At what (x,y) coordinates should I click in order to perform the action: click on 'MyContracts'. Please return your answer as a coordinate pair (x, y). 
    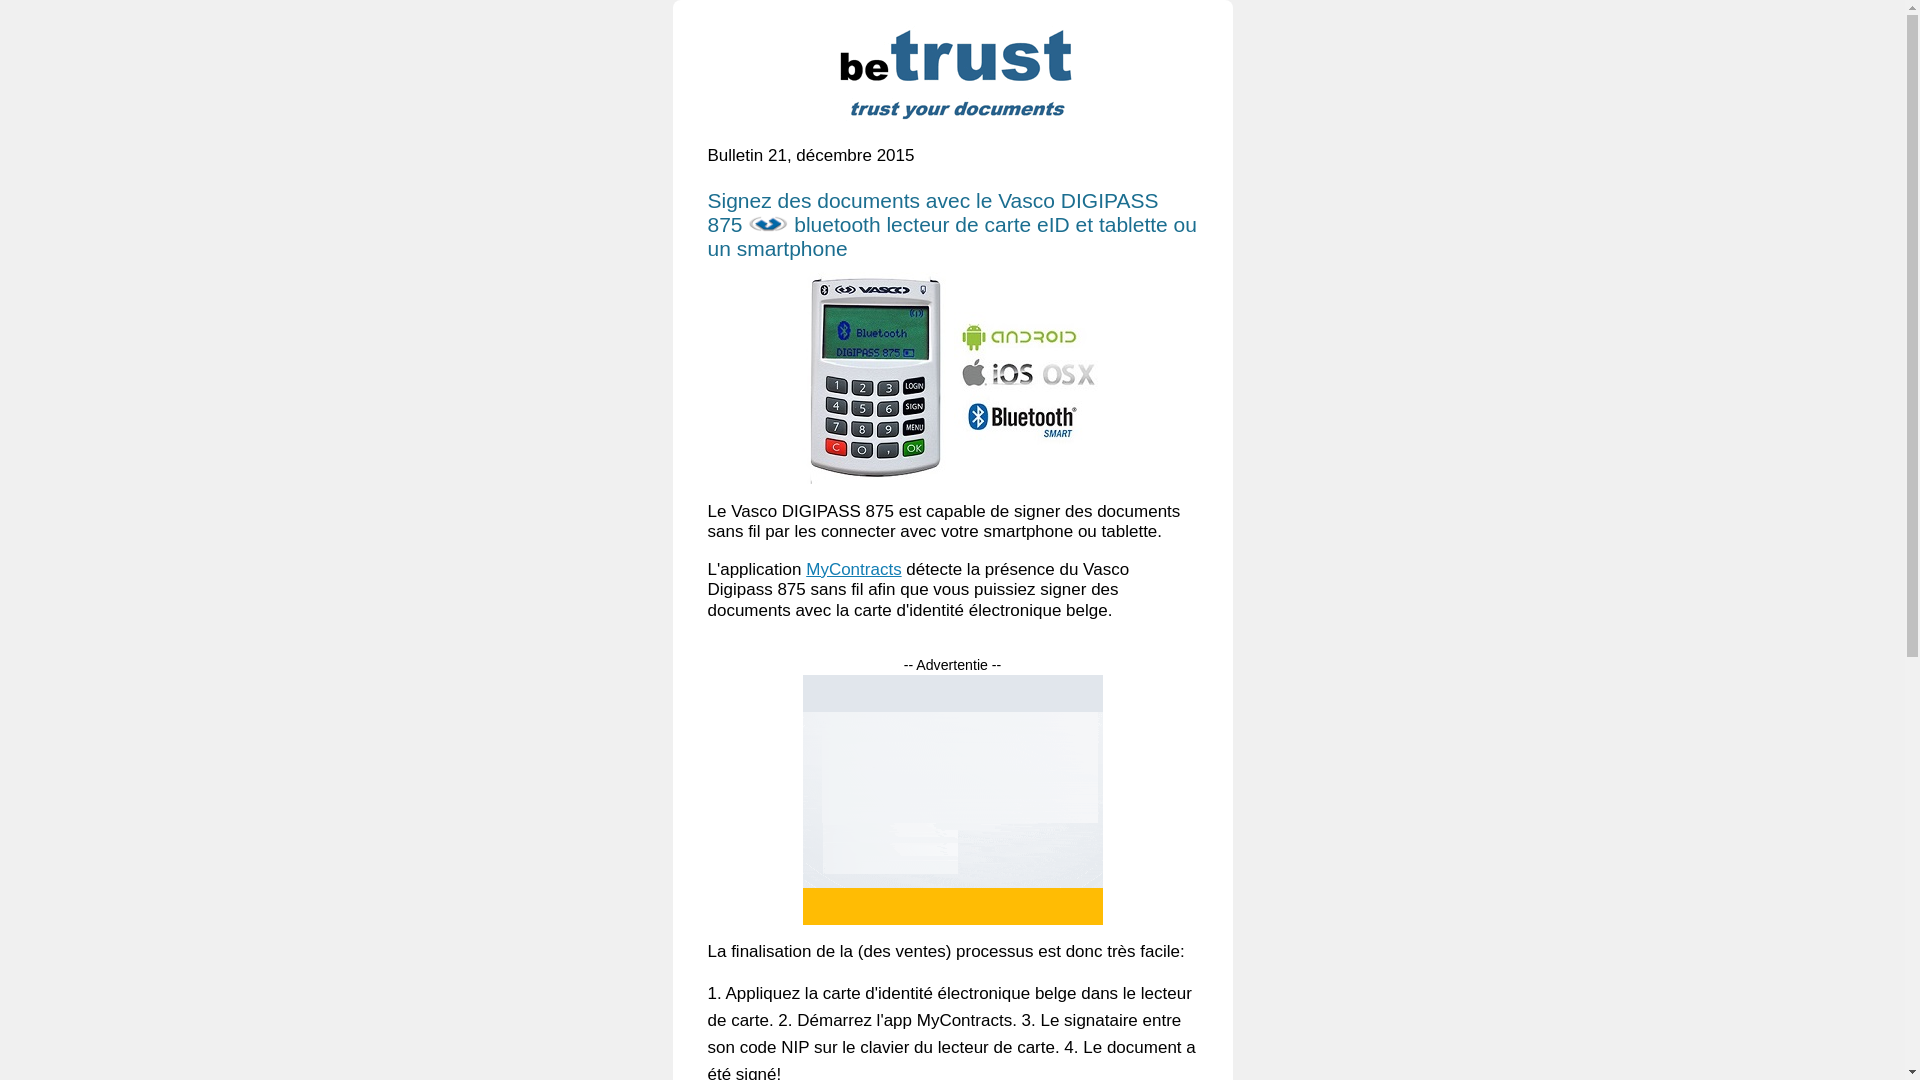
    Looking at the image, I should click on (853, 569).